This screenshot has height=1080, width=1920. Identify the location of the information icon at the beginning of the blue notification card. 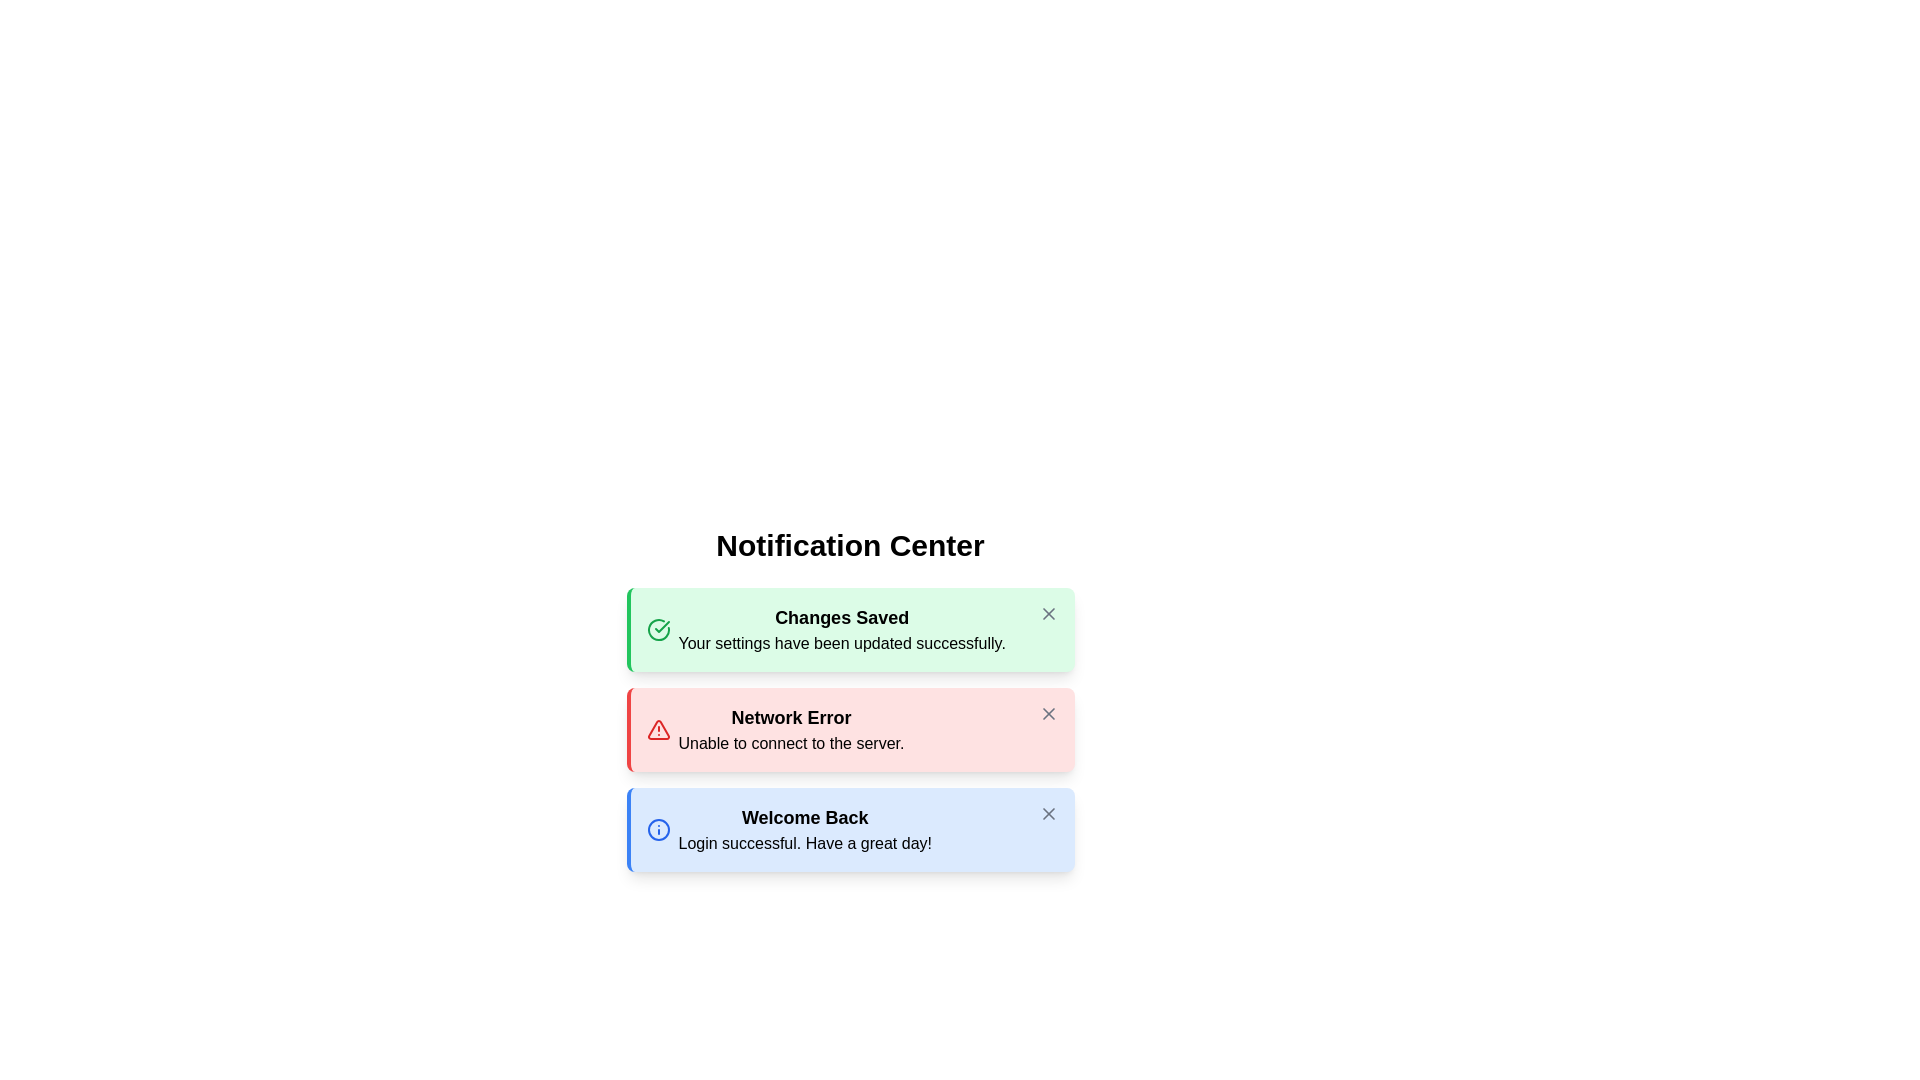
(658, 829).